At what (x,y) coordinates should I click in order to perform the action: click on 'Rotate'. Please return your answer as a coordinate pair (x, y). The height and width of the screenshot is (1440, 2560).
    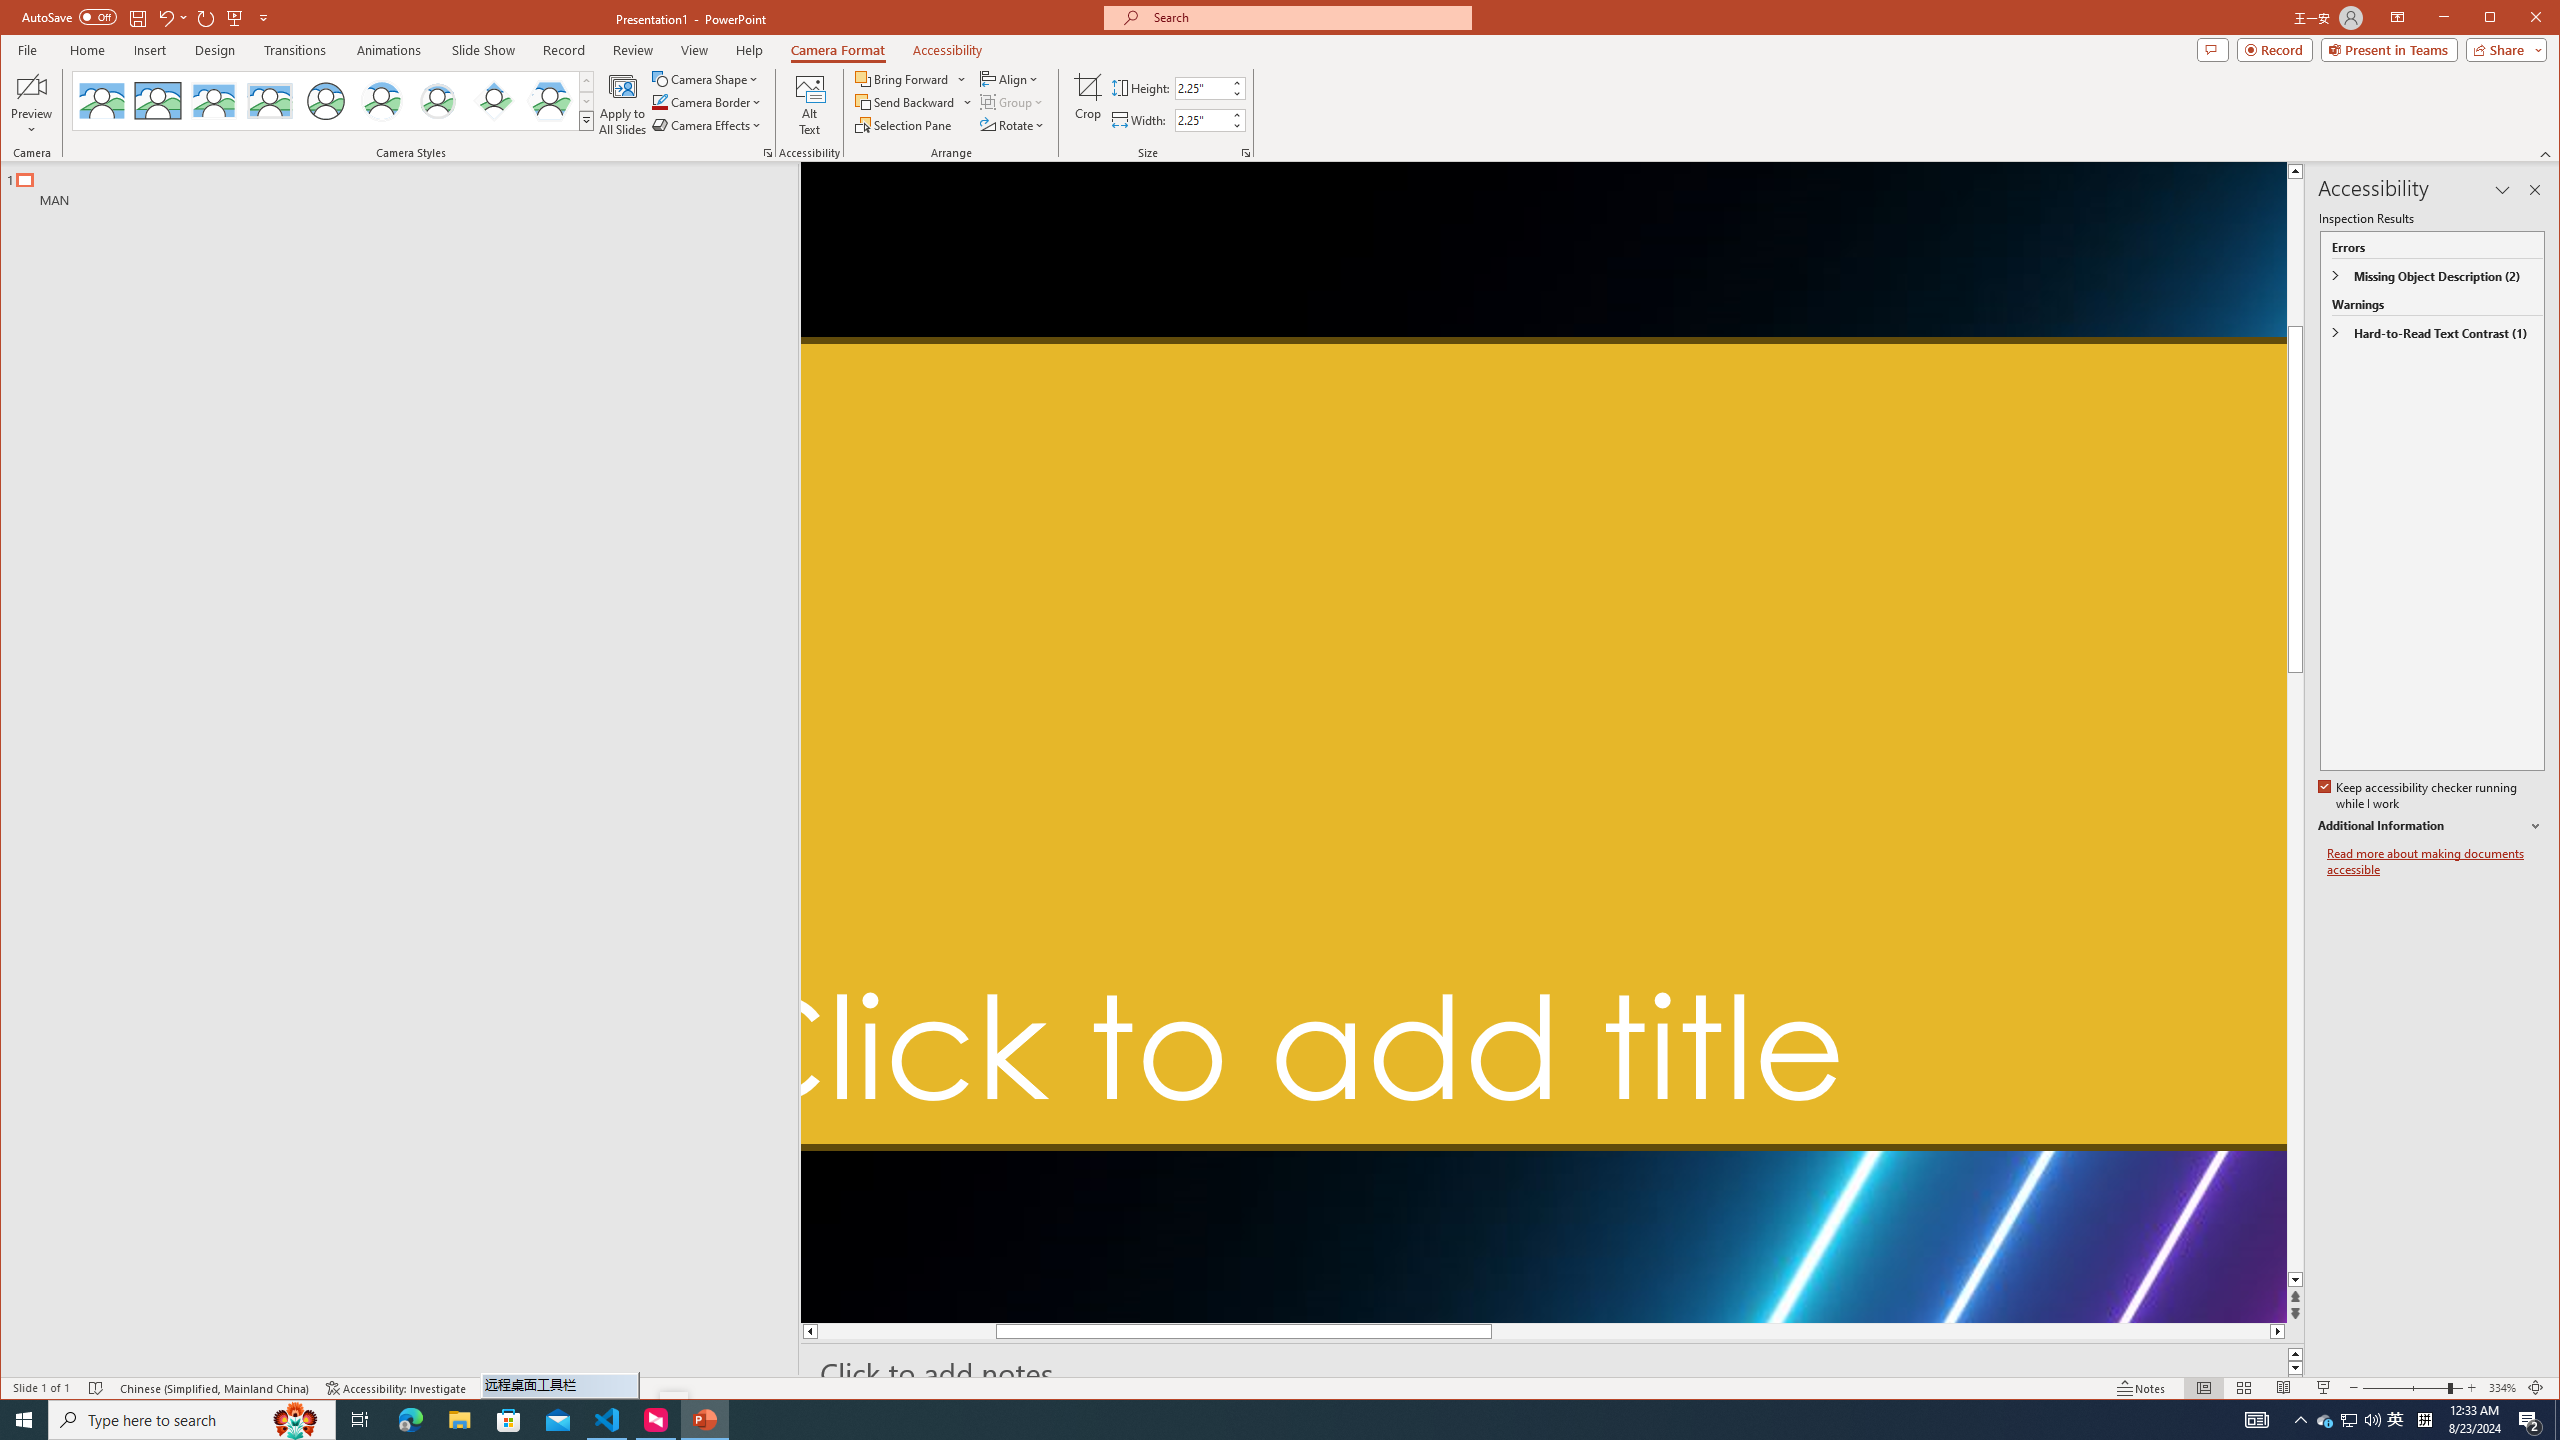
    Looking at the image, I should click on (1015, 125).